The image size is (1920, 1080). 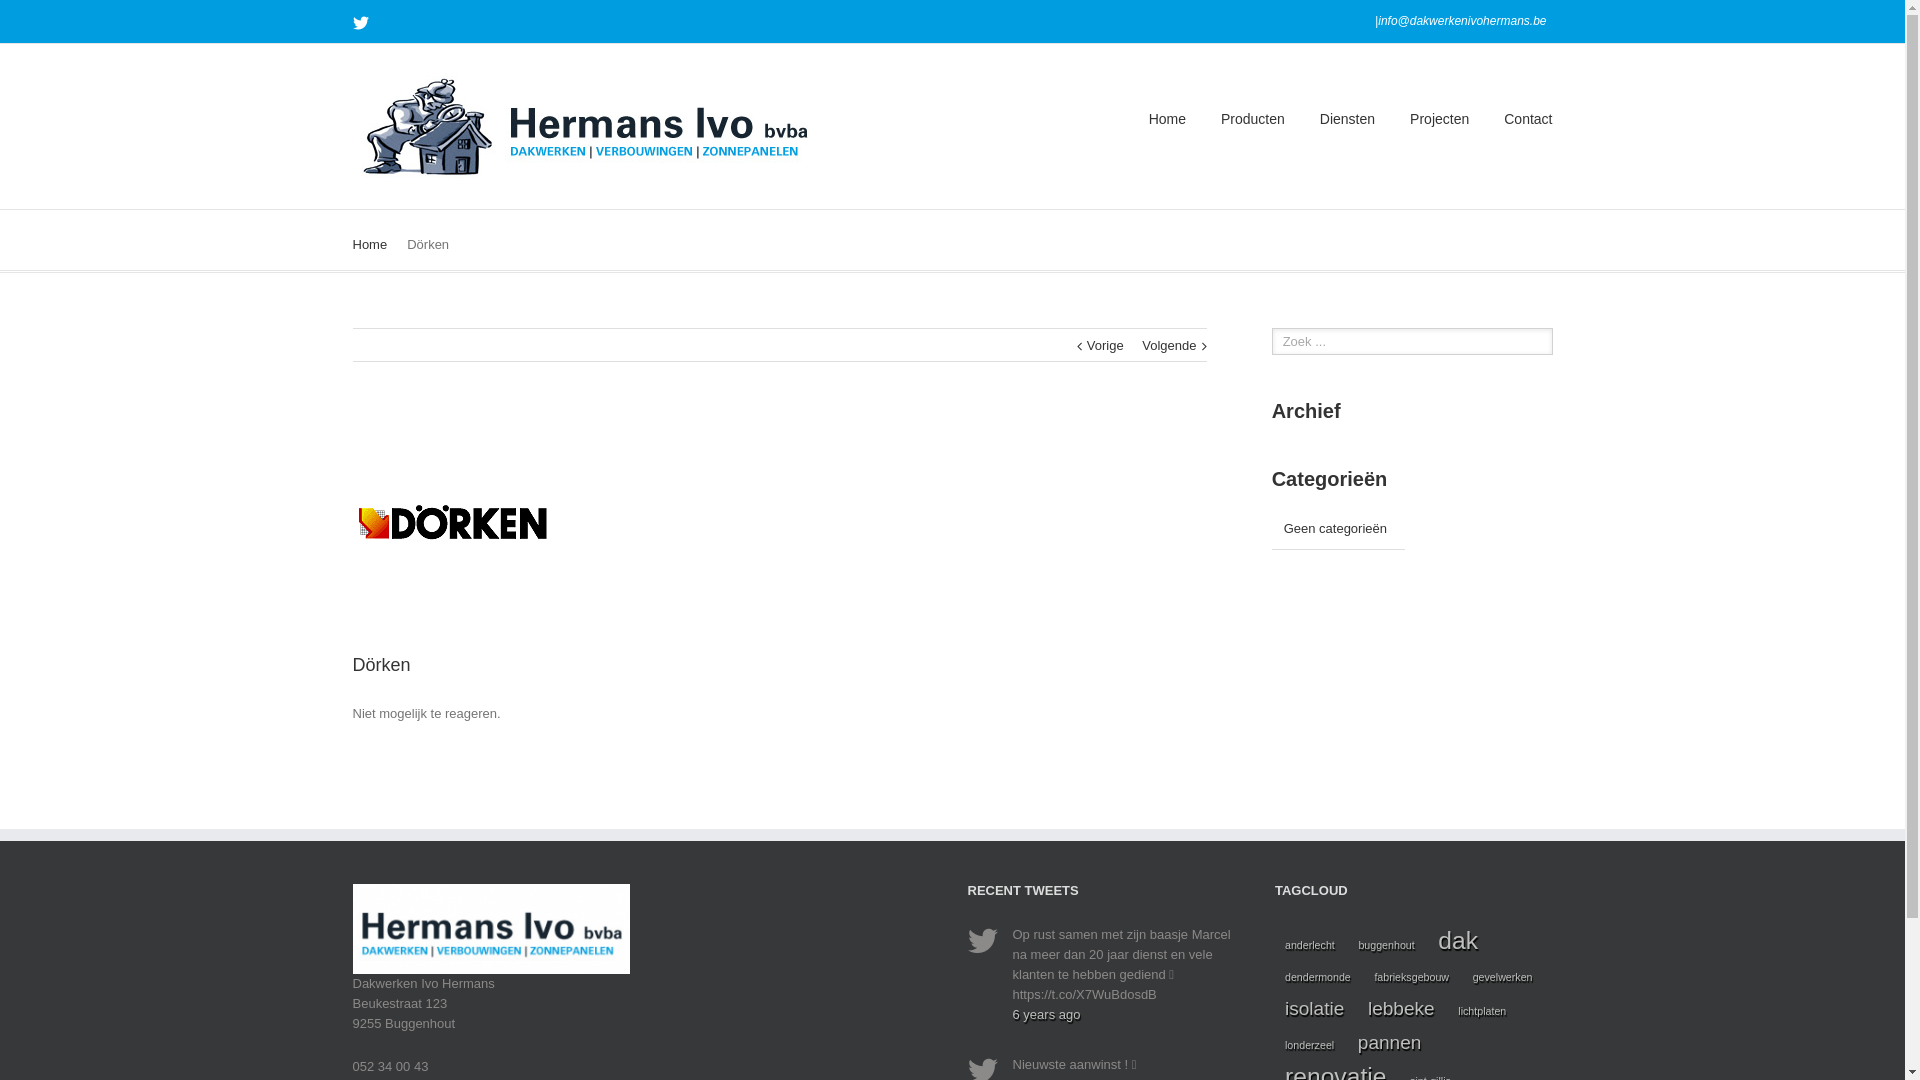 I want to click on 'Home', so click(x=351, y=243).